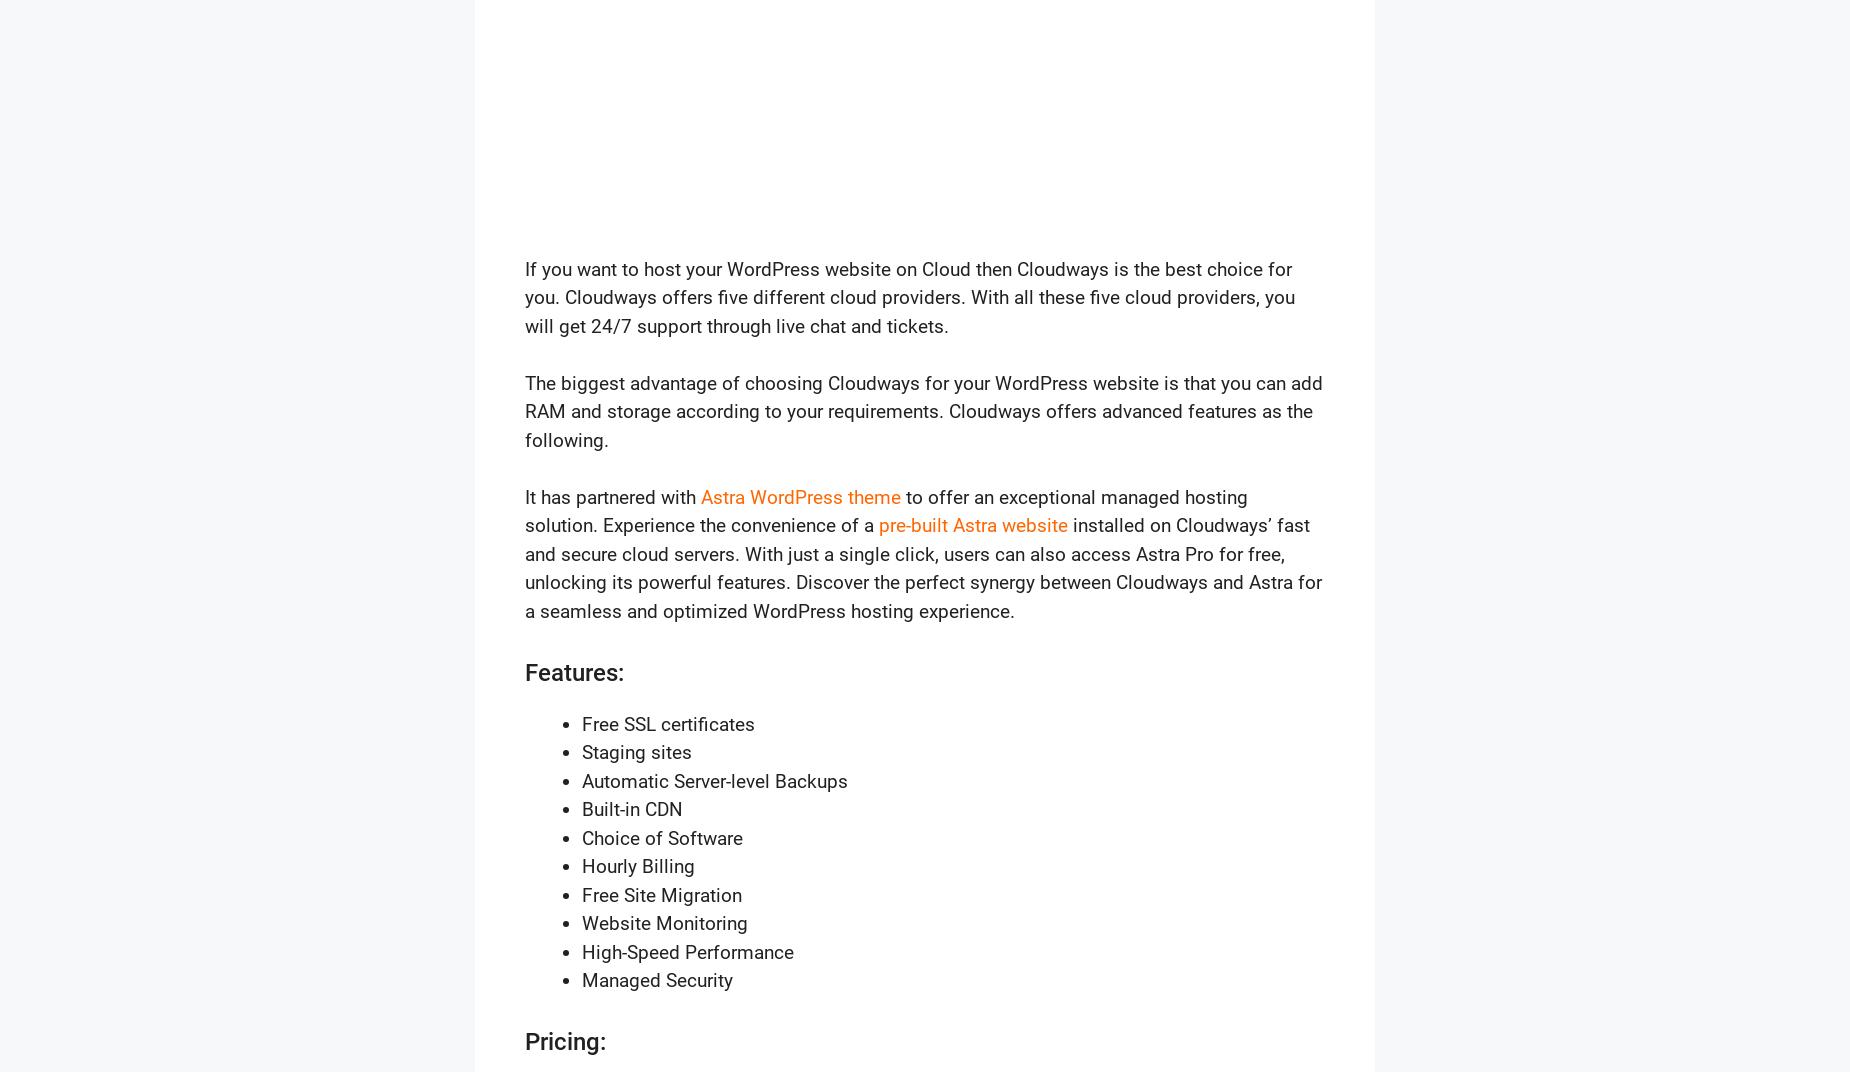 This screenshot has width=1850, height=1072. I want to click on 'Staging sites', so click(582, 752).